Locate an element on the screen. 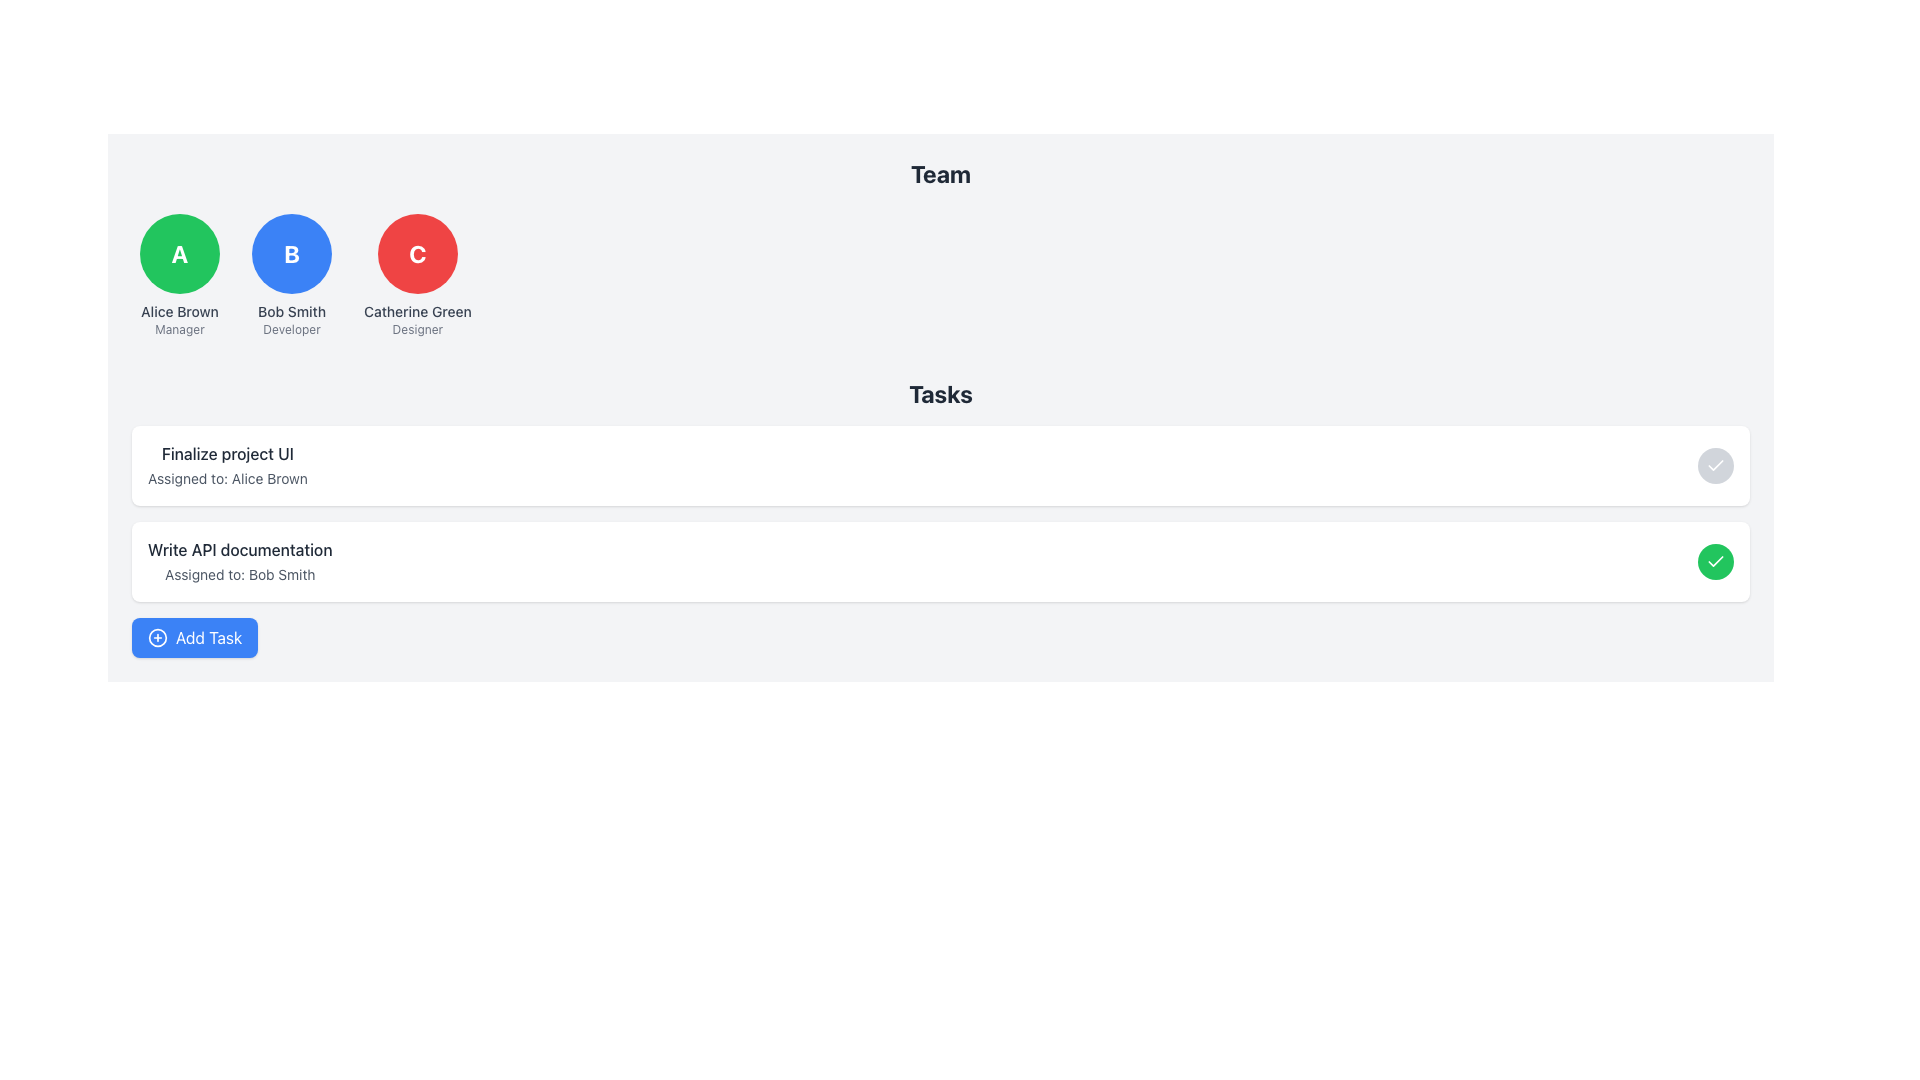 This screenshot has height=1080, width=1920. the composite text label displaying the task details, which is the second task listed below 'Finalize project UI' and above the 'Add Task' button in the 'Tasks' section is located at coordinates (240, 562).